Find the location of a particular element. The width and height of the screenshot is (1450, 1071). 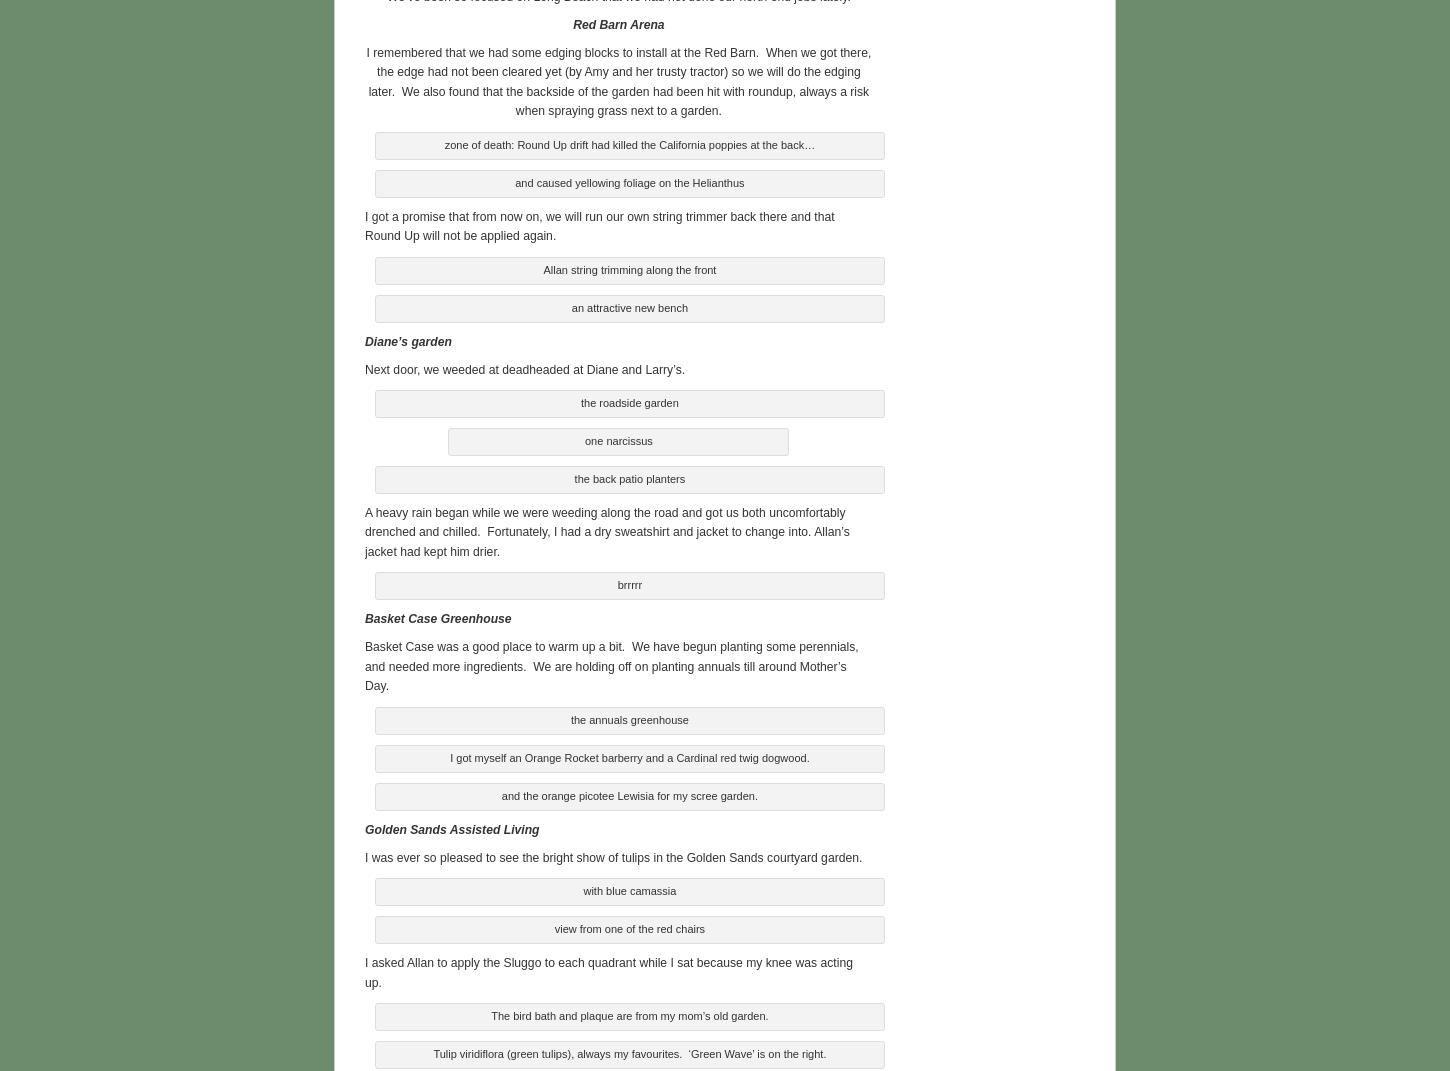

'an attractive new bench' is located at coordinates (628, 305).